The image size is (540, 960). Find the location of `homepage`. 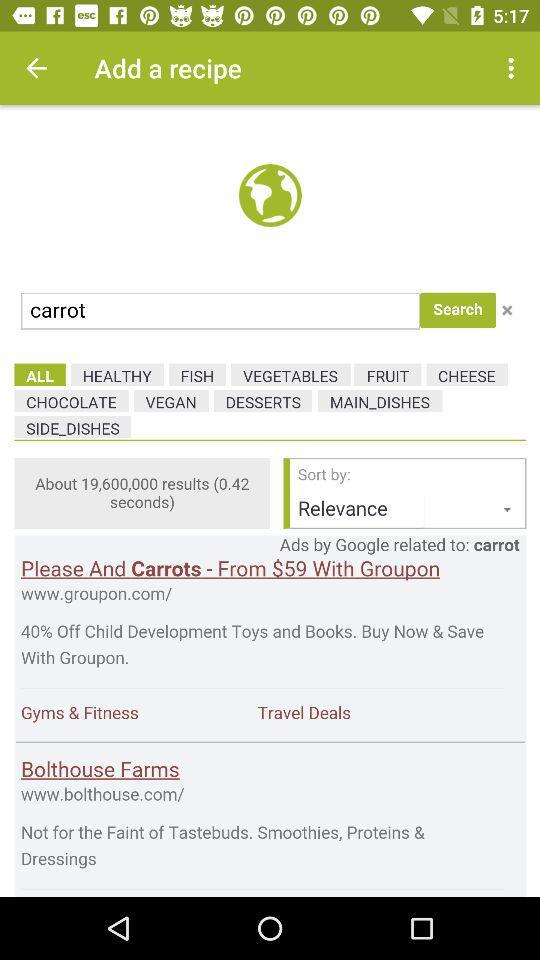

homepage is located at coordinates (270, 500).